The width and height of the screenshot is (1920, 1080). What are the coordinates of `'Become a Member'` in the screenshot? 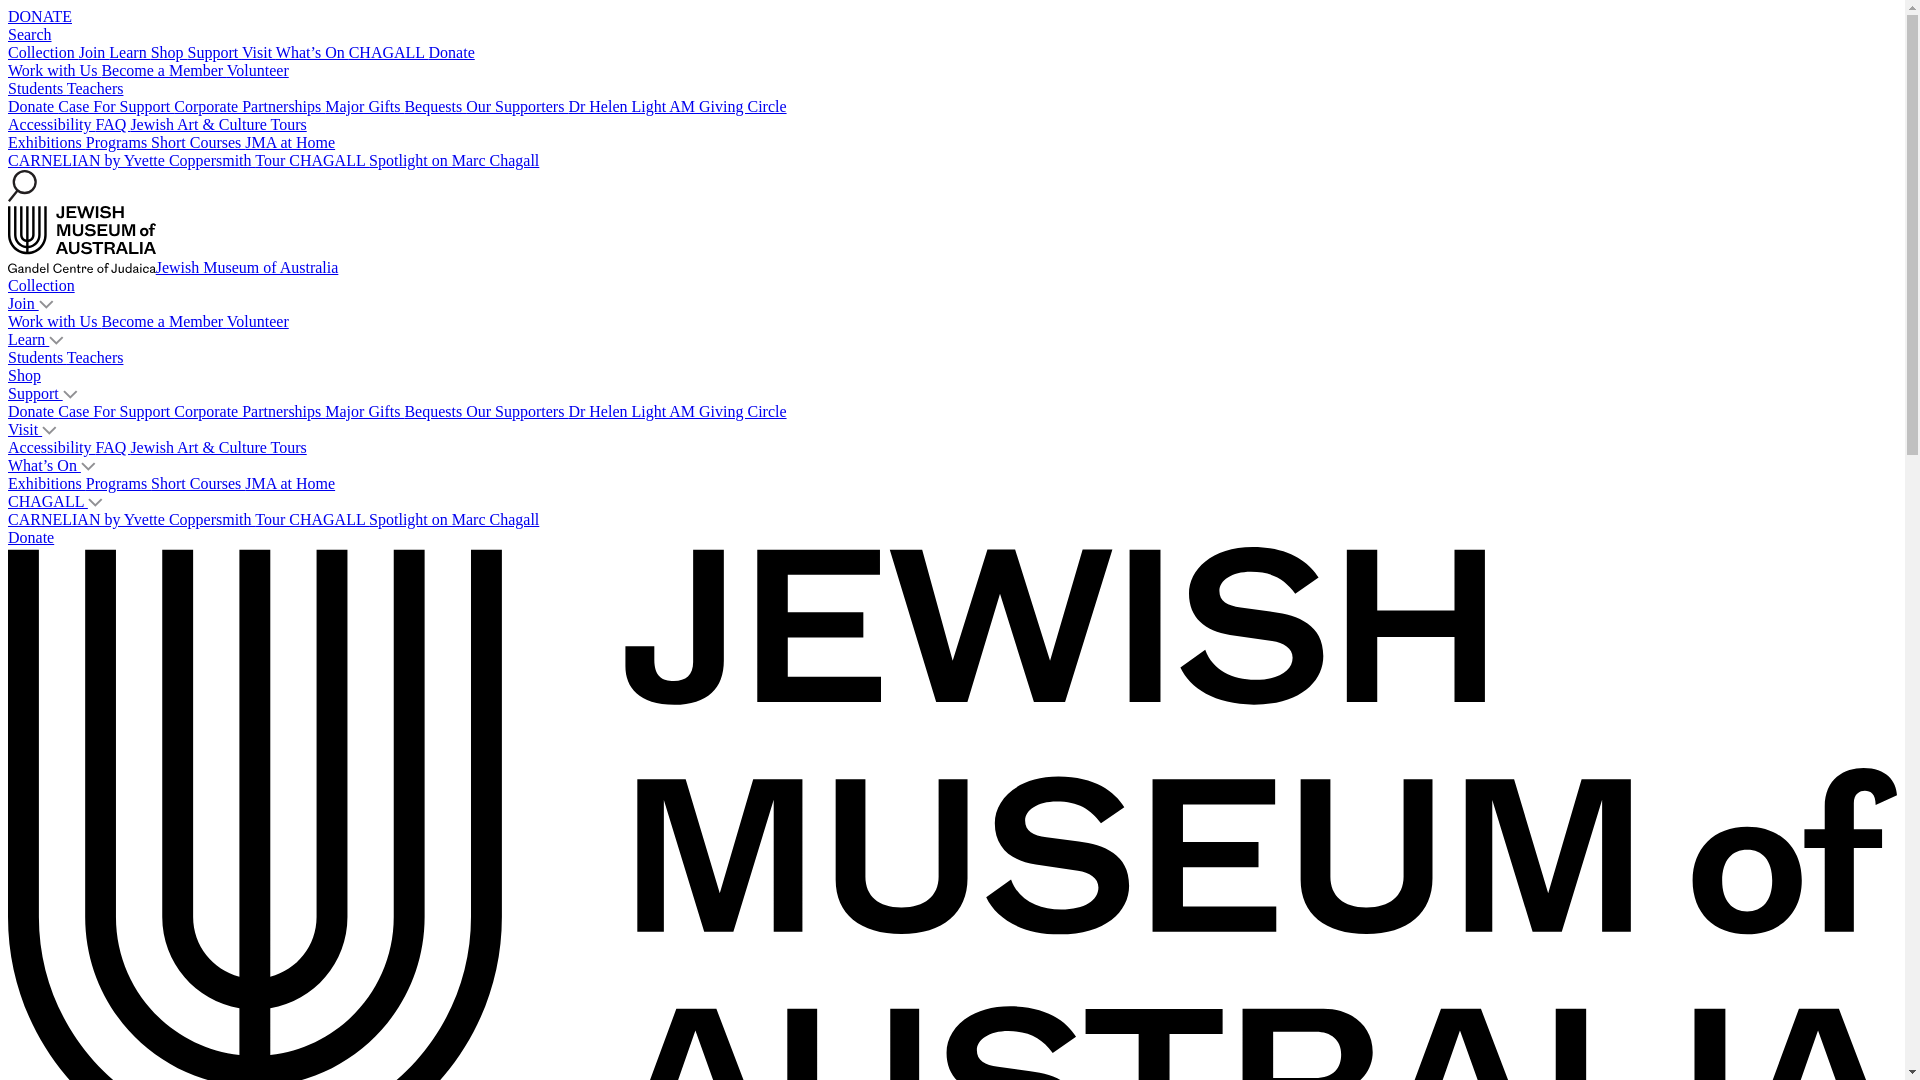 It's located at (99, 69).